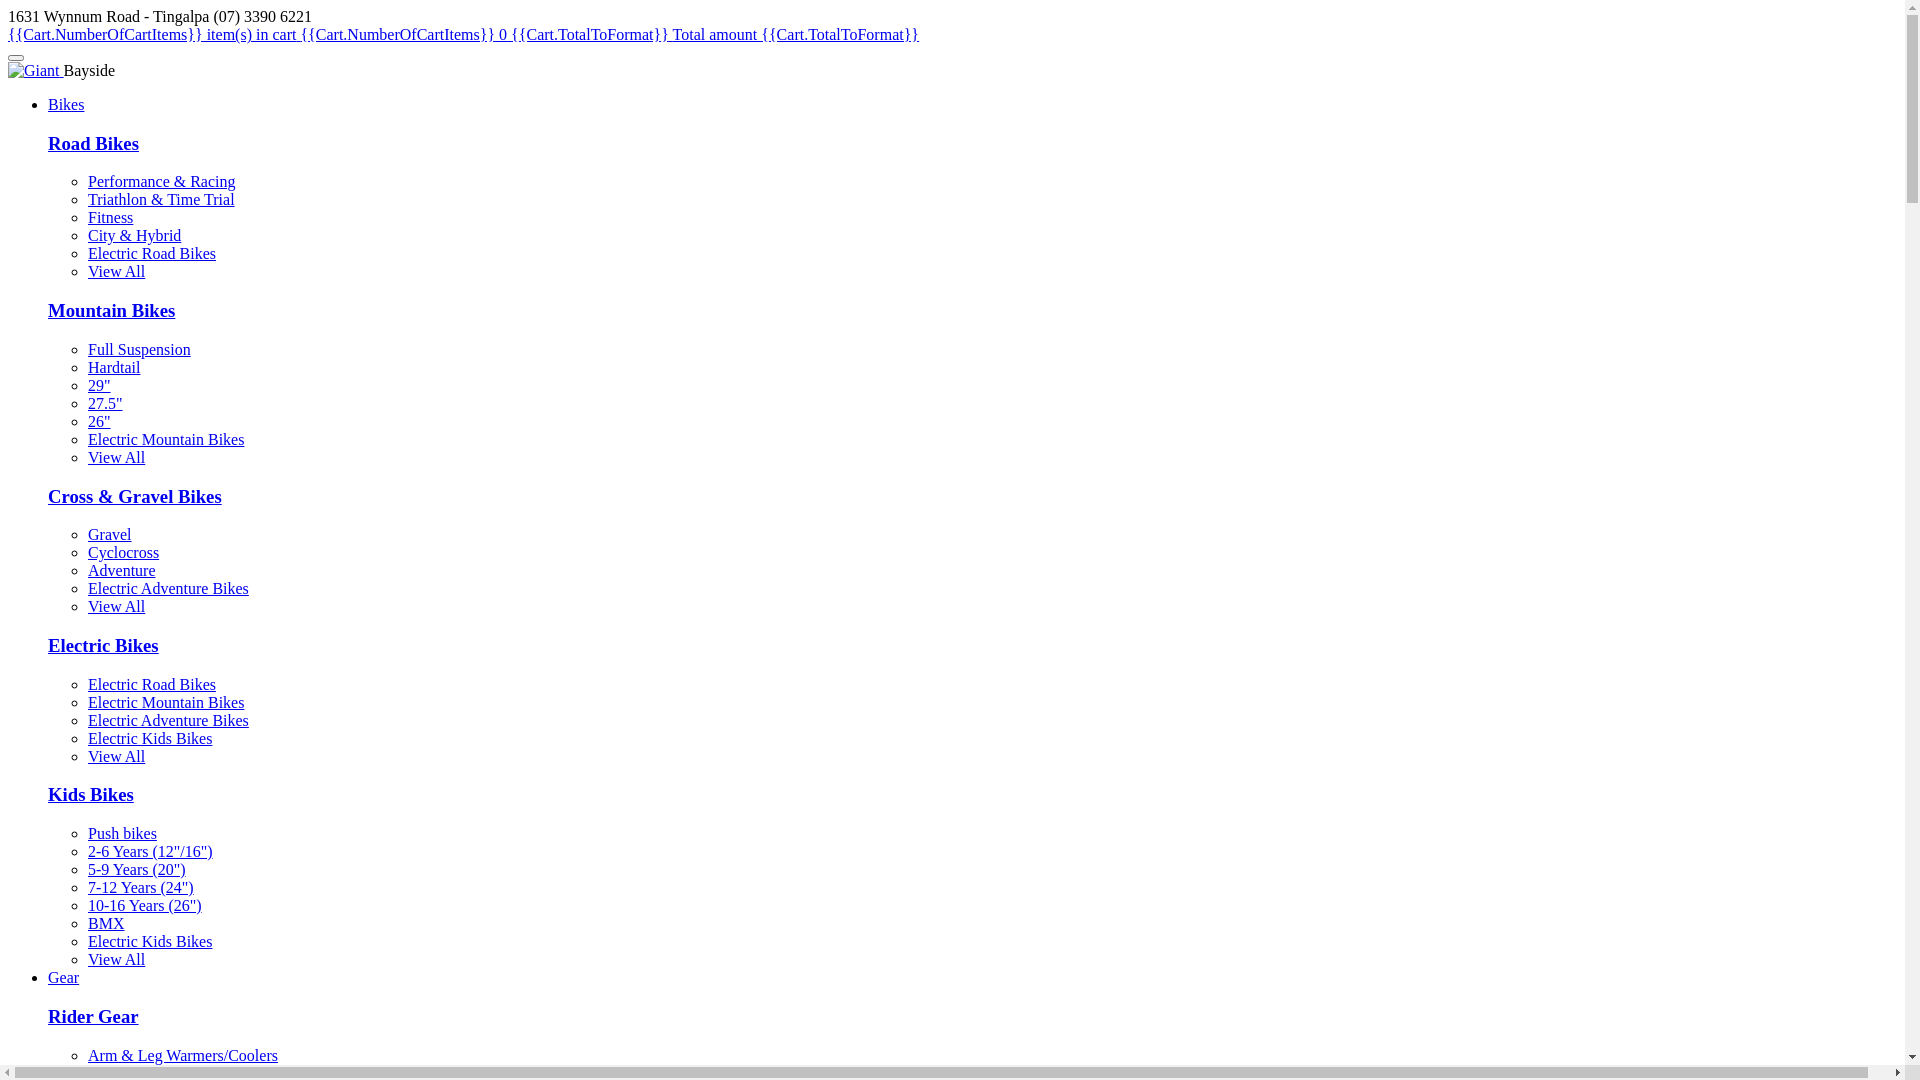  What do you see at coordinates (113, 367) in the screenshot?
I see `'Hardtail'` at bounding box center [113, 367].